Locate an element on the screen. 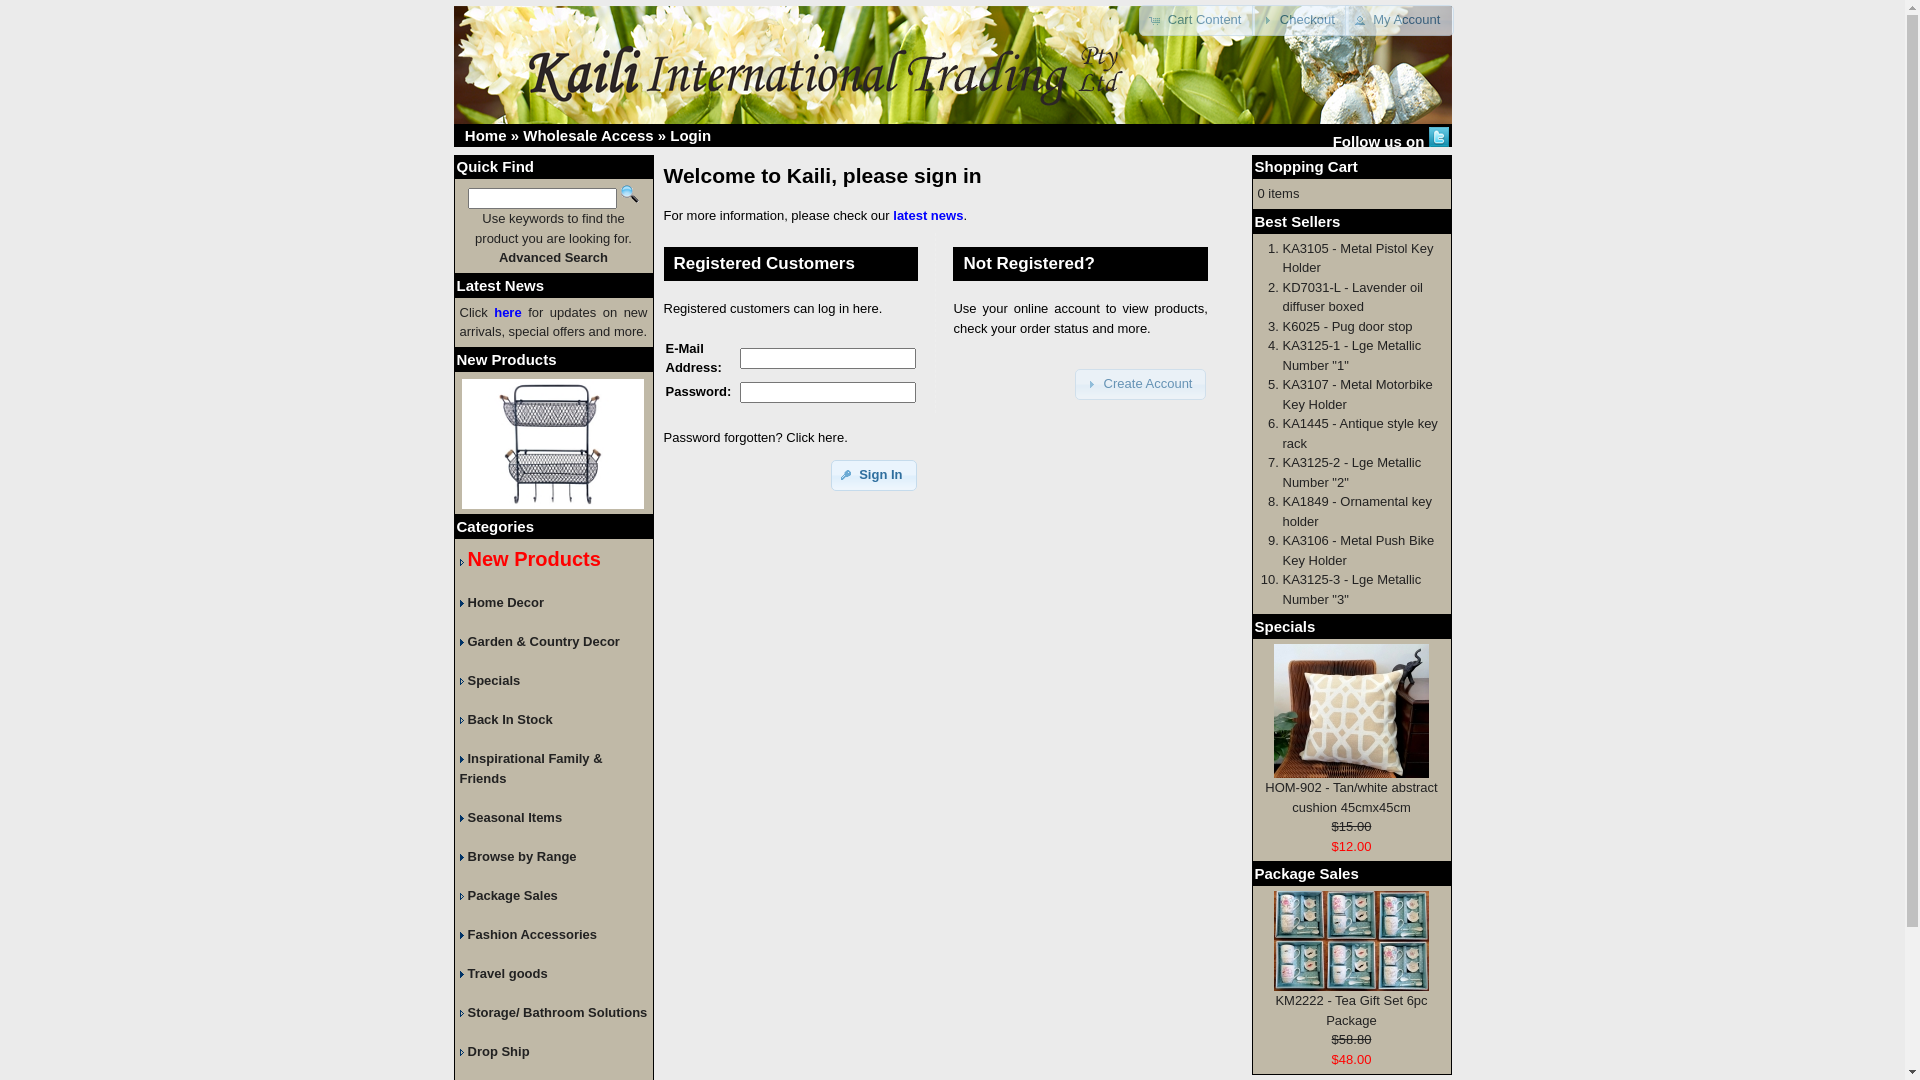 The image size is (1920, 1080). 'KA3106 - Metal Push Bike Key Holder' is located at coordinates (1358, 550).